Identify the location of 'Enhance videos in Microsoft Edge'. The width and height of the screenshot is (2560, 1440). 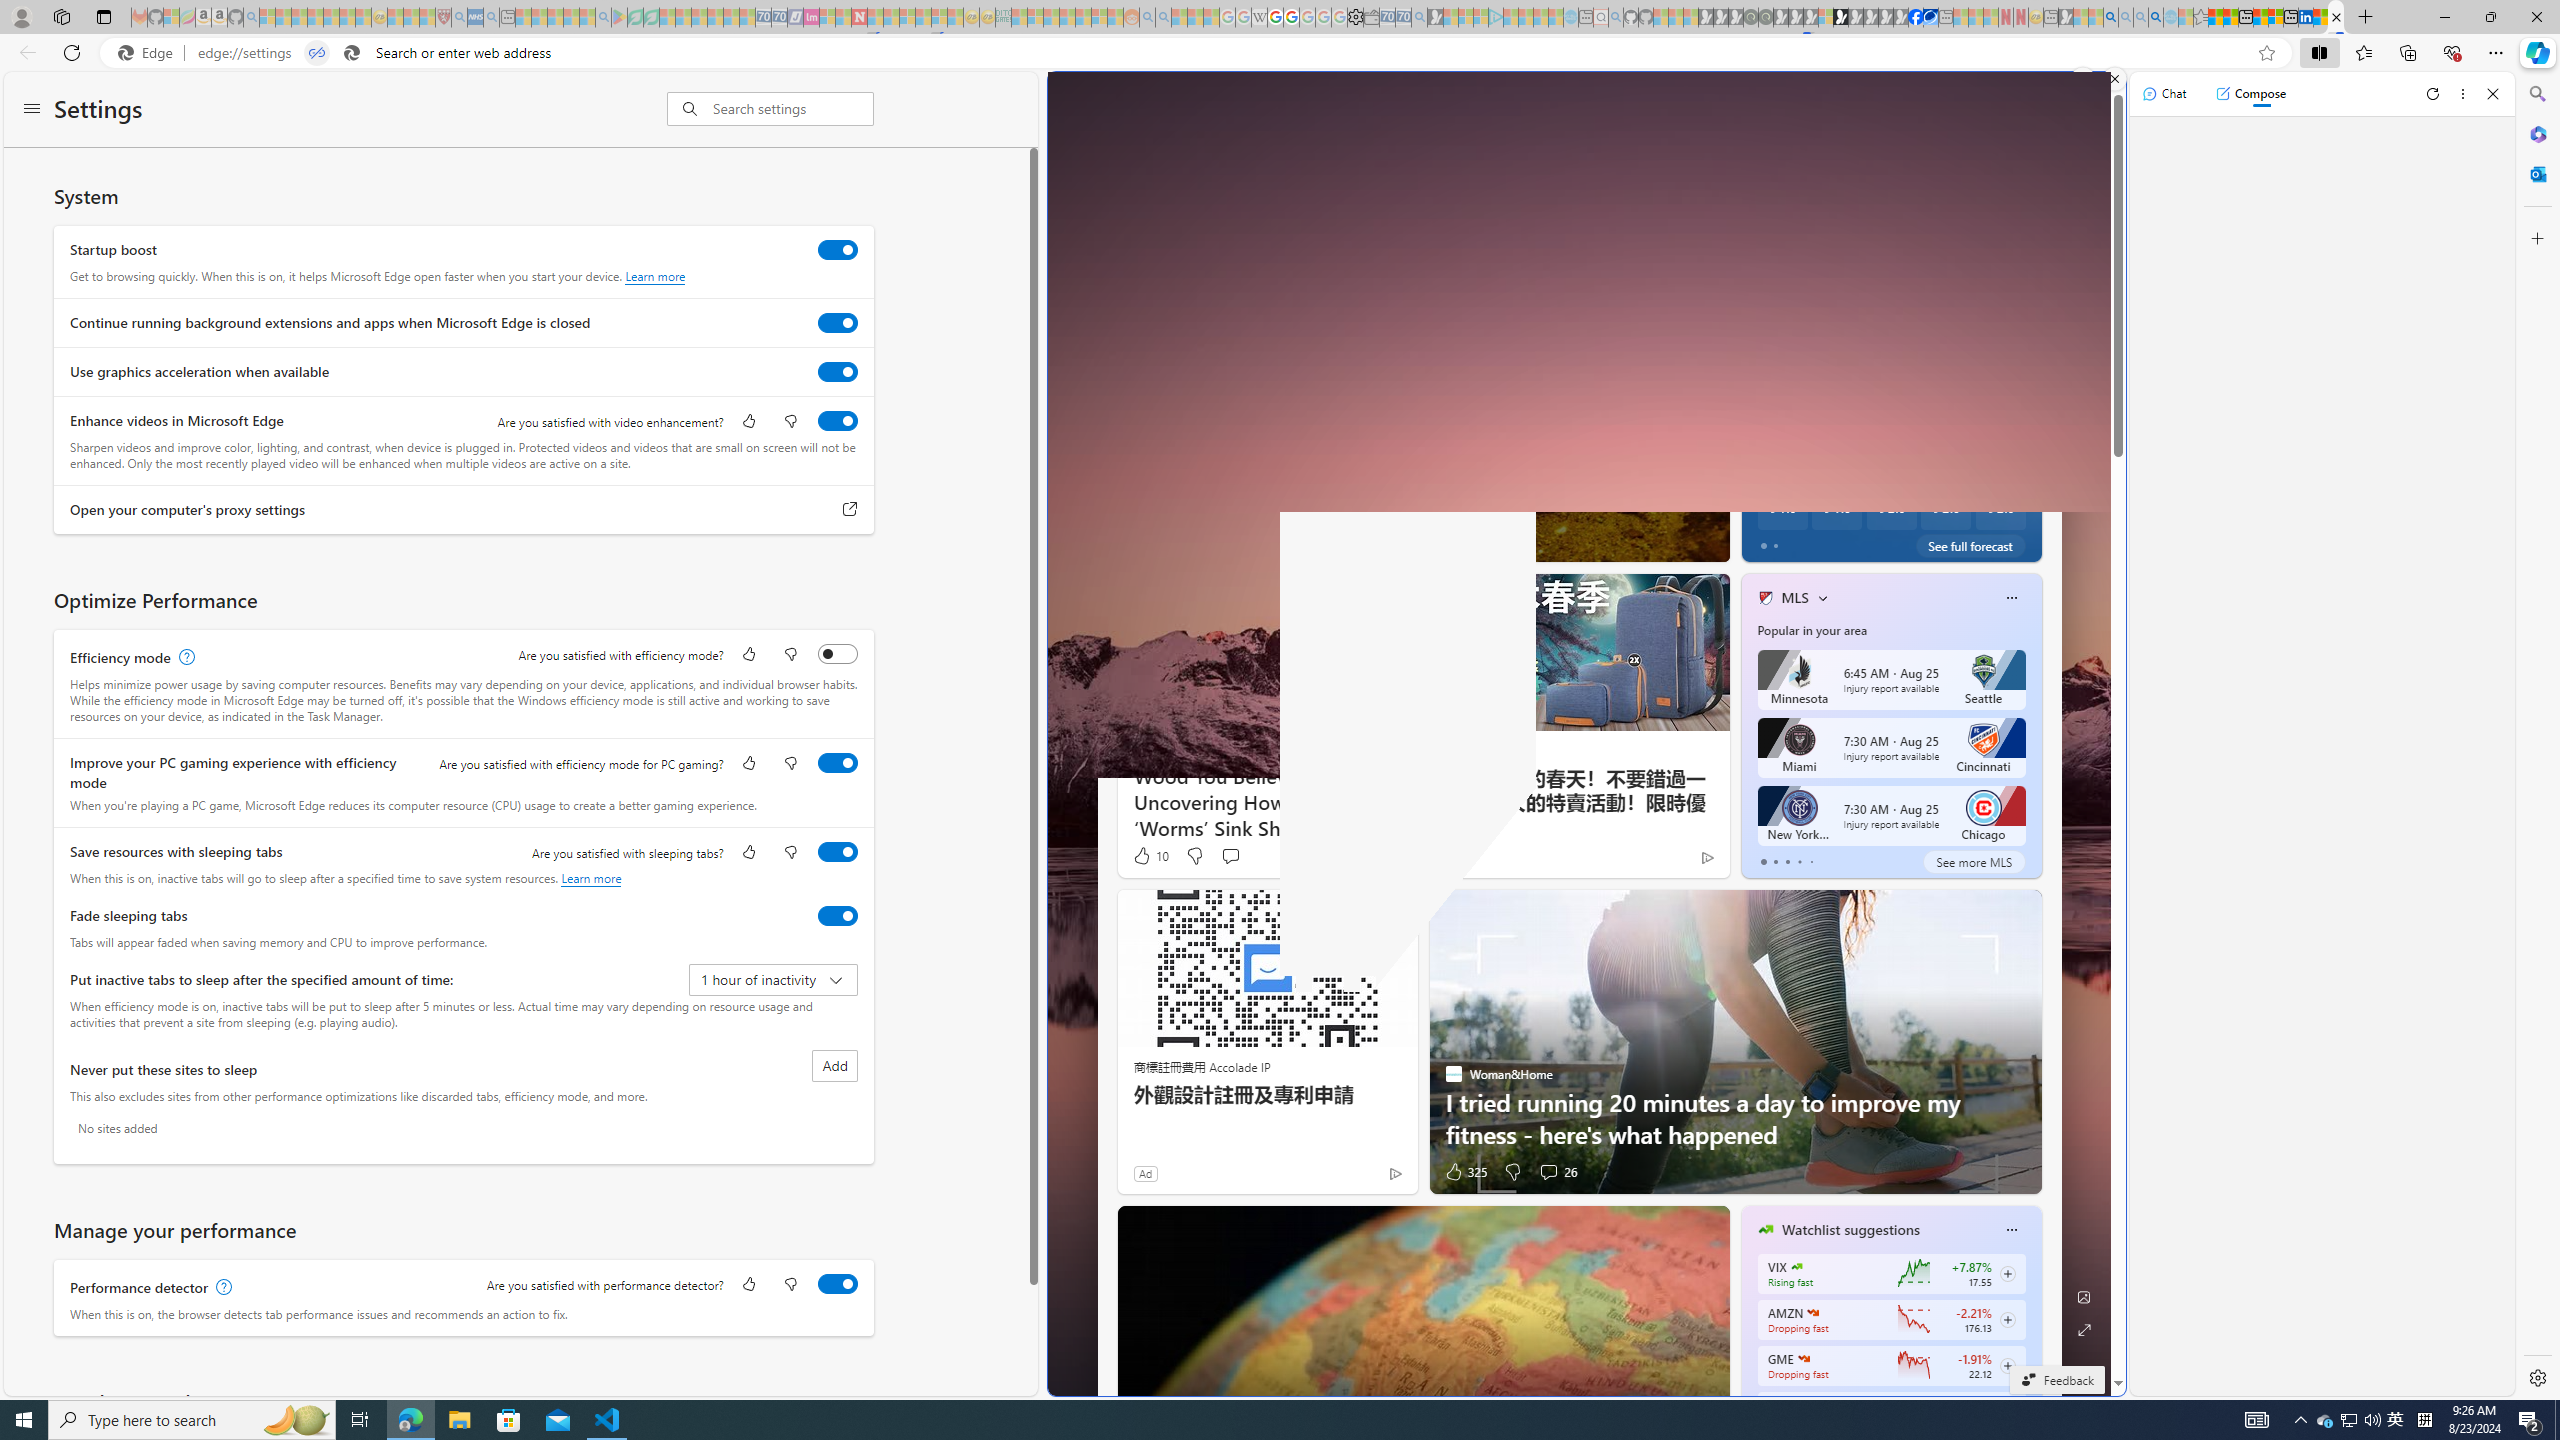
(837, 420).